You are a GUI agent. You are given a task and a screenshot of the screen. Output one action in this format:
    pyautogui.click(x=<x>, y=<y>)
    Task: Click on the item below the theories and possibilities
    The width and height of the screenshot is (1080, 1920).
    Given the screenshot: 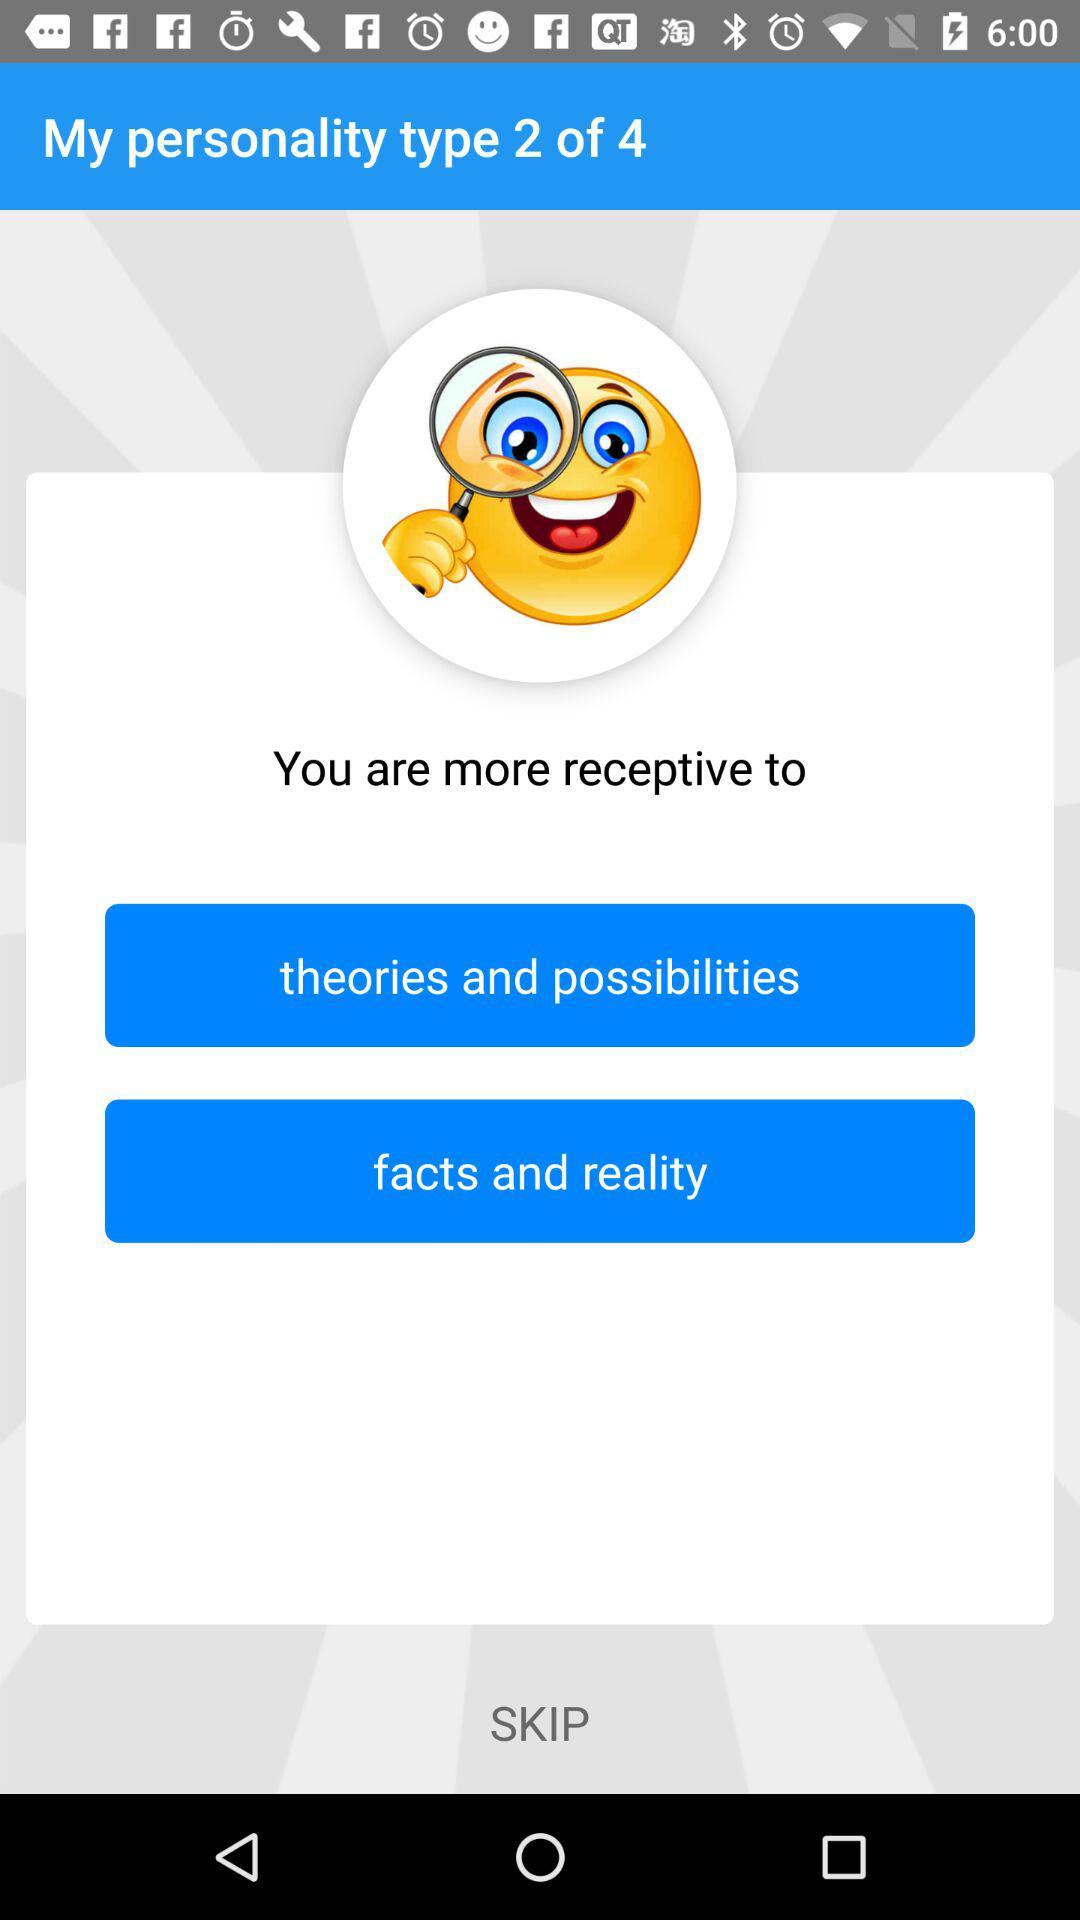 What is the action you would take?
    pyautogui.click(x=540, y=1171)
    